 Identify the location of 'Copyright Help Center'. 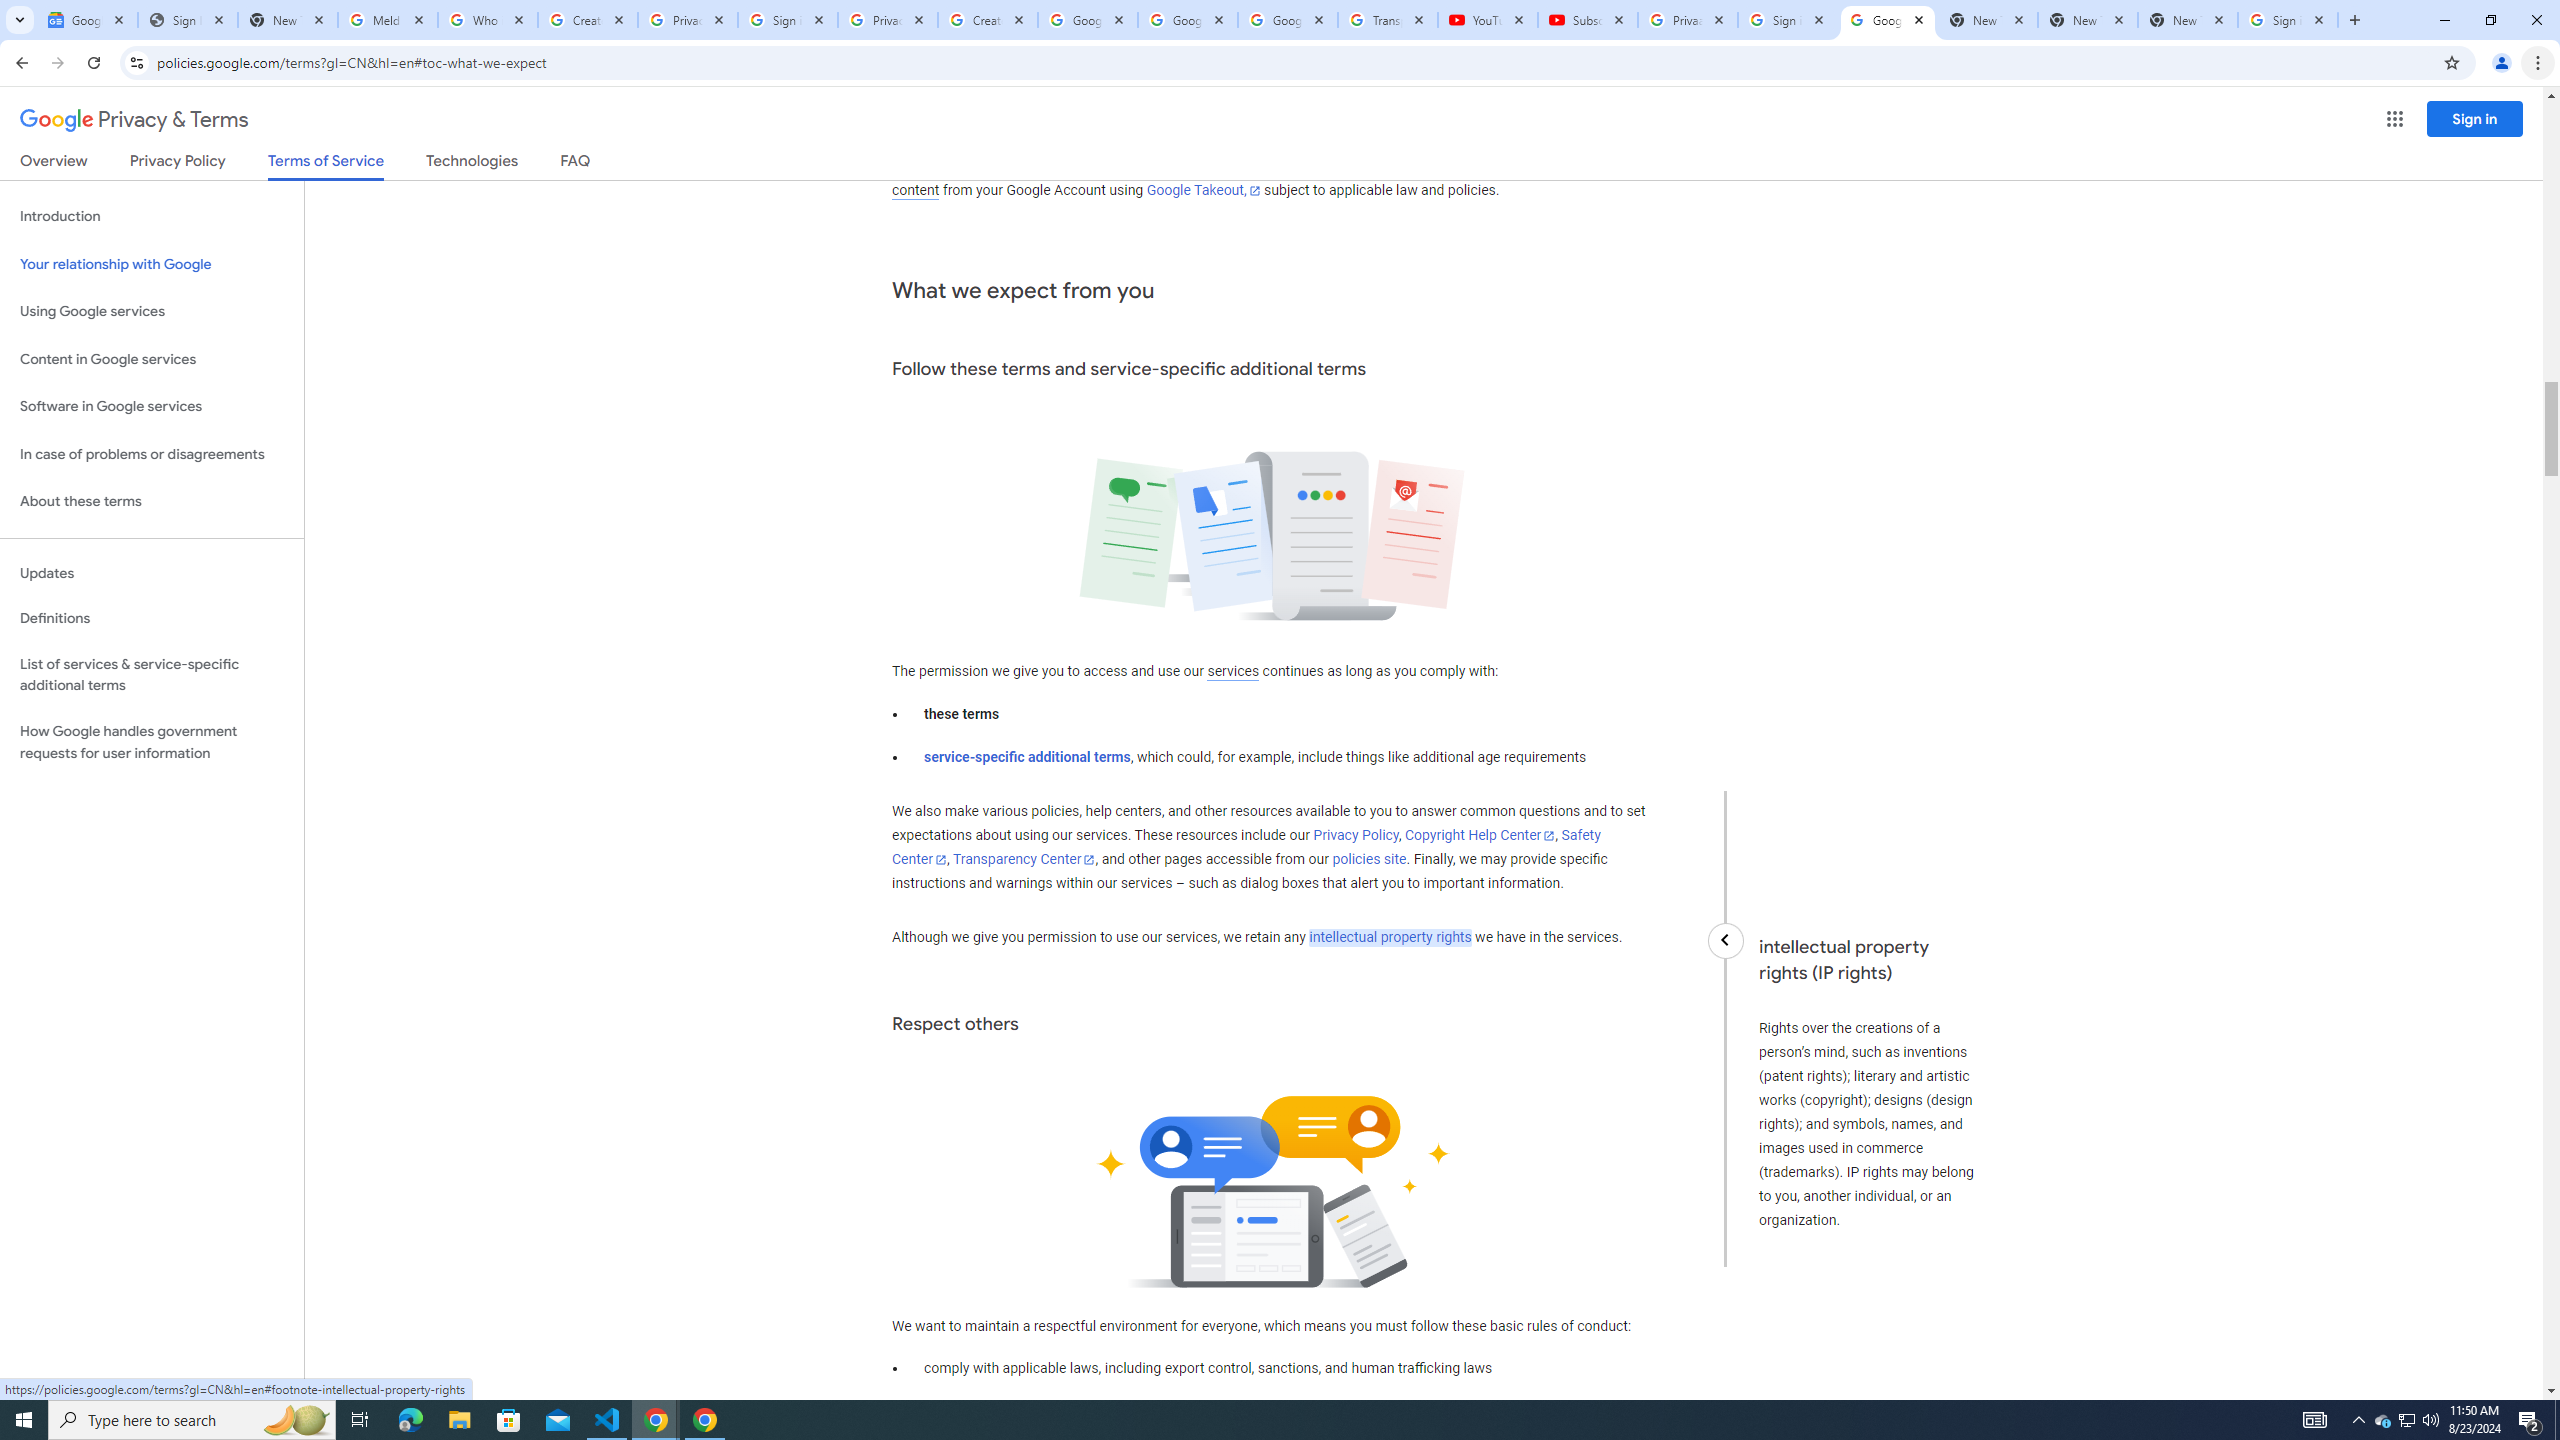
(1479, 834).